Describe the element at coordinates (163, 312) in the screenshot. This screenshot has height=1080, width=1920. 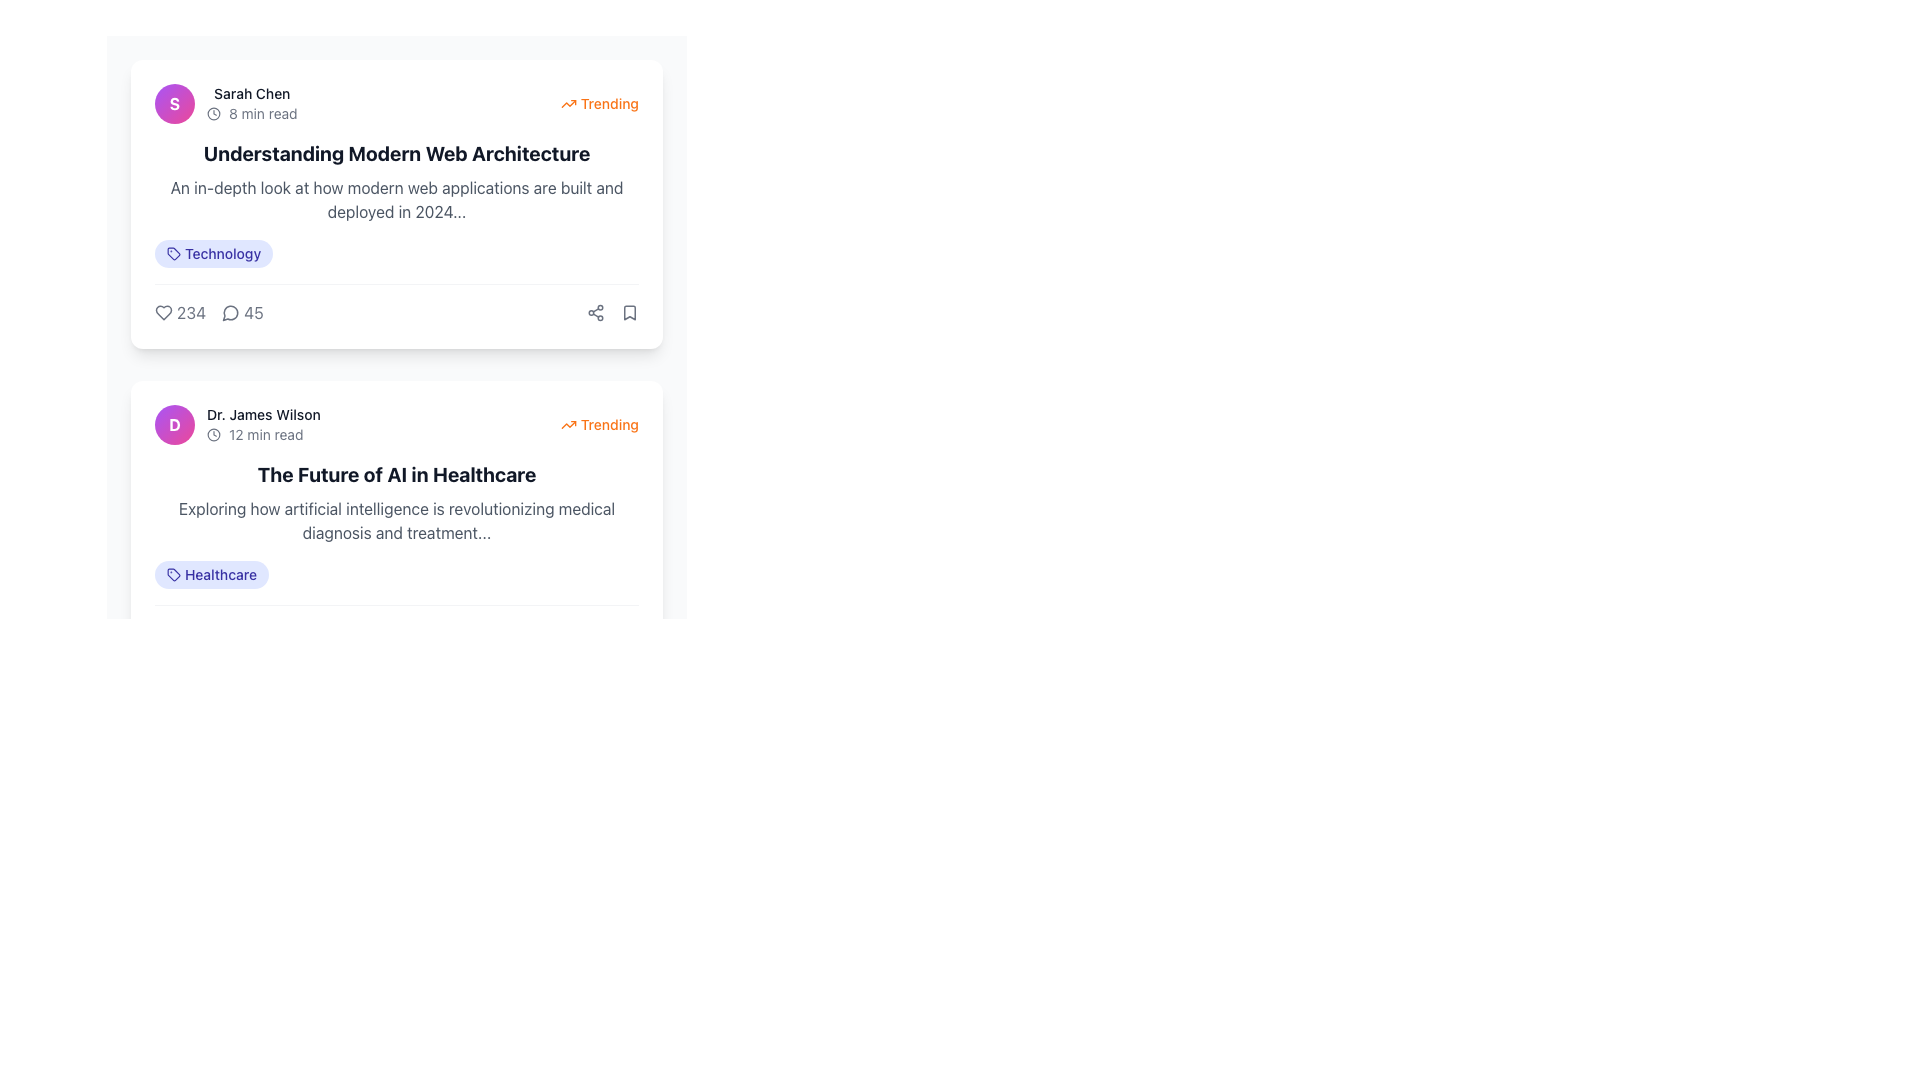
I see `the heart icon located at the lower portion of the article card summarizing 'Understanding Modern Web Architecture'` at that location.